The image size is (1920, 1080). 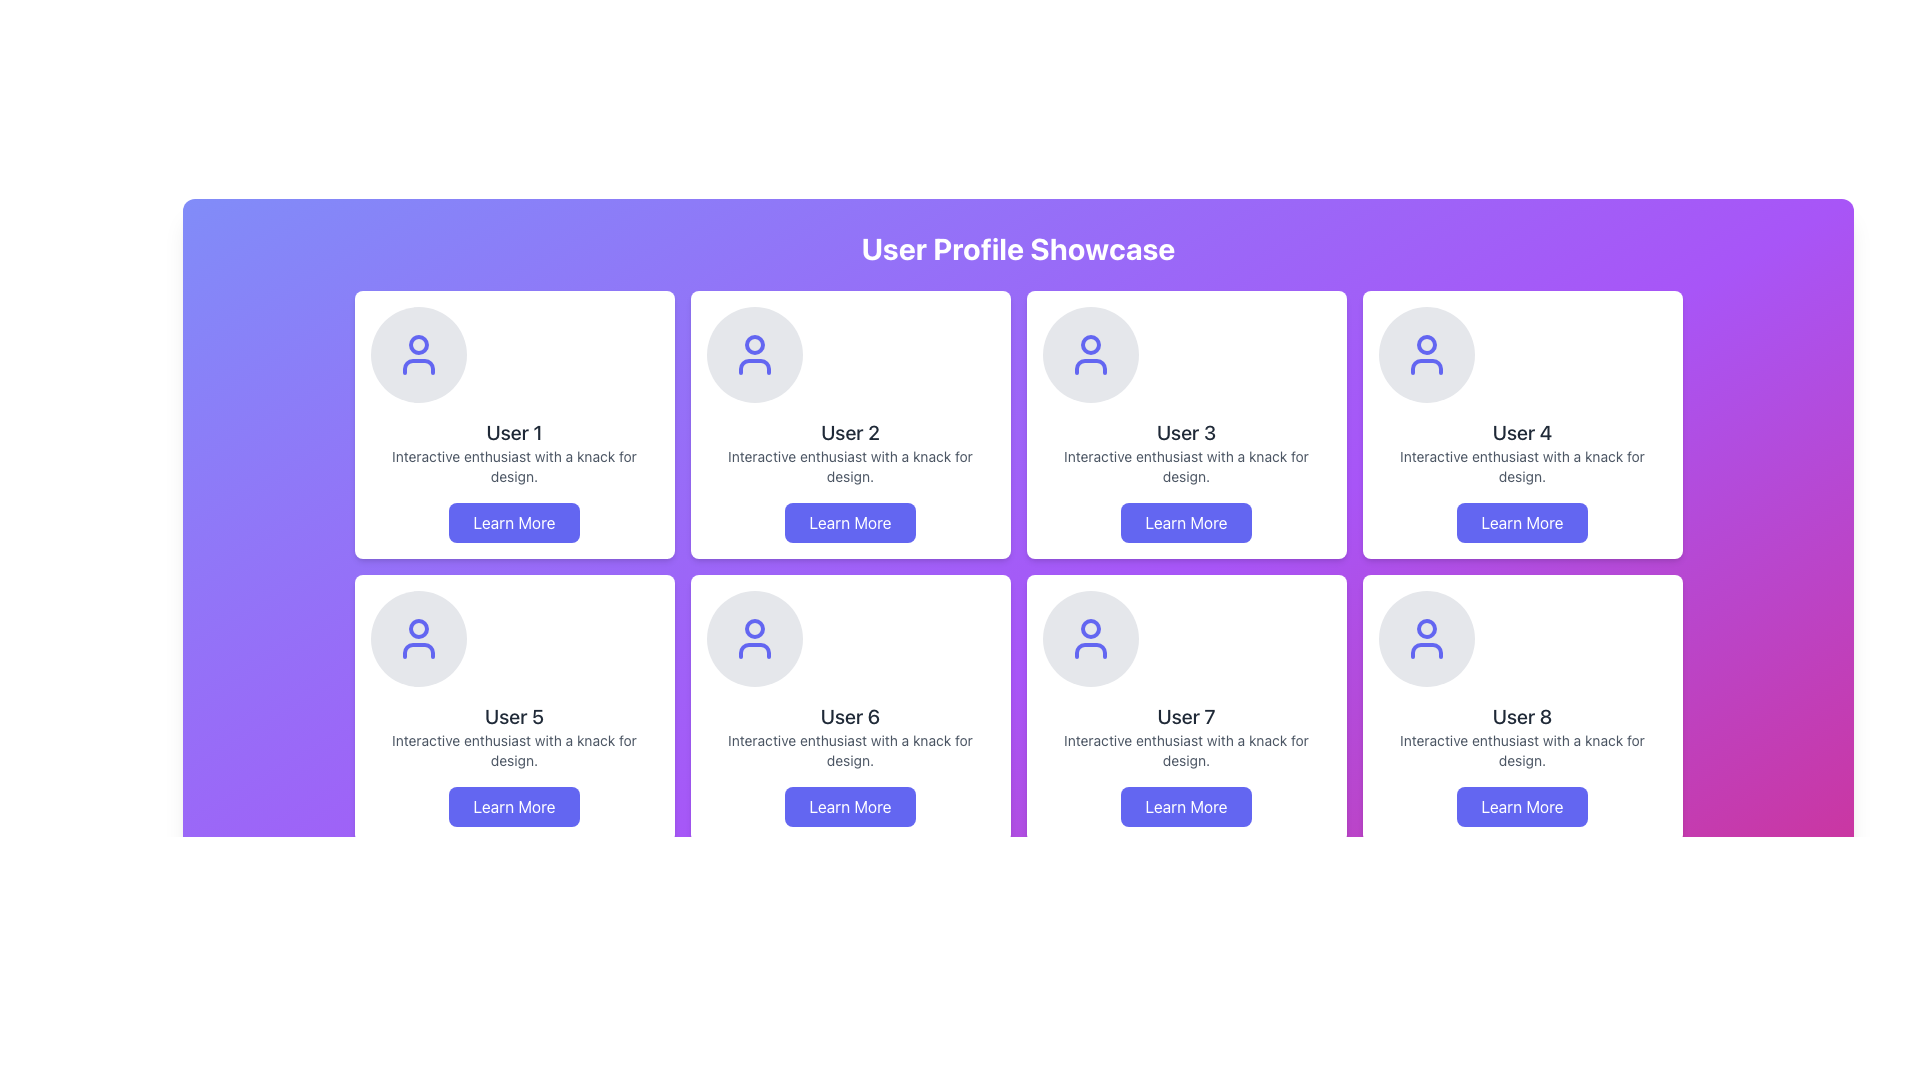 I want to click on the Icon-based Profile Placeholder located at the top of the user card labeled 'User 1' in the user profile showcase grid, so click(x=417, y=353).